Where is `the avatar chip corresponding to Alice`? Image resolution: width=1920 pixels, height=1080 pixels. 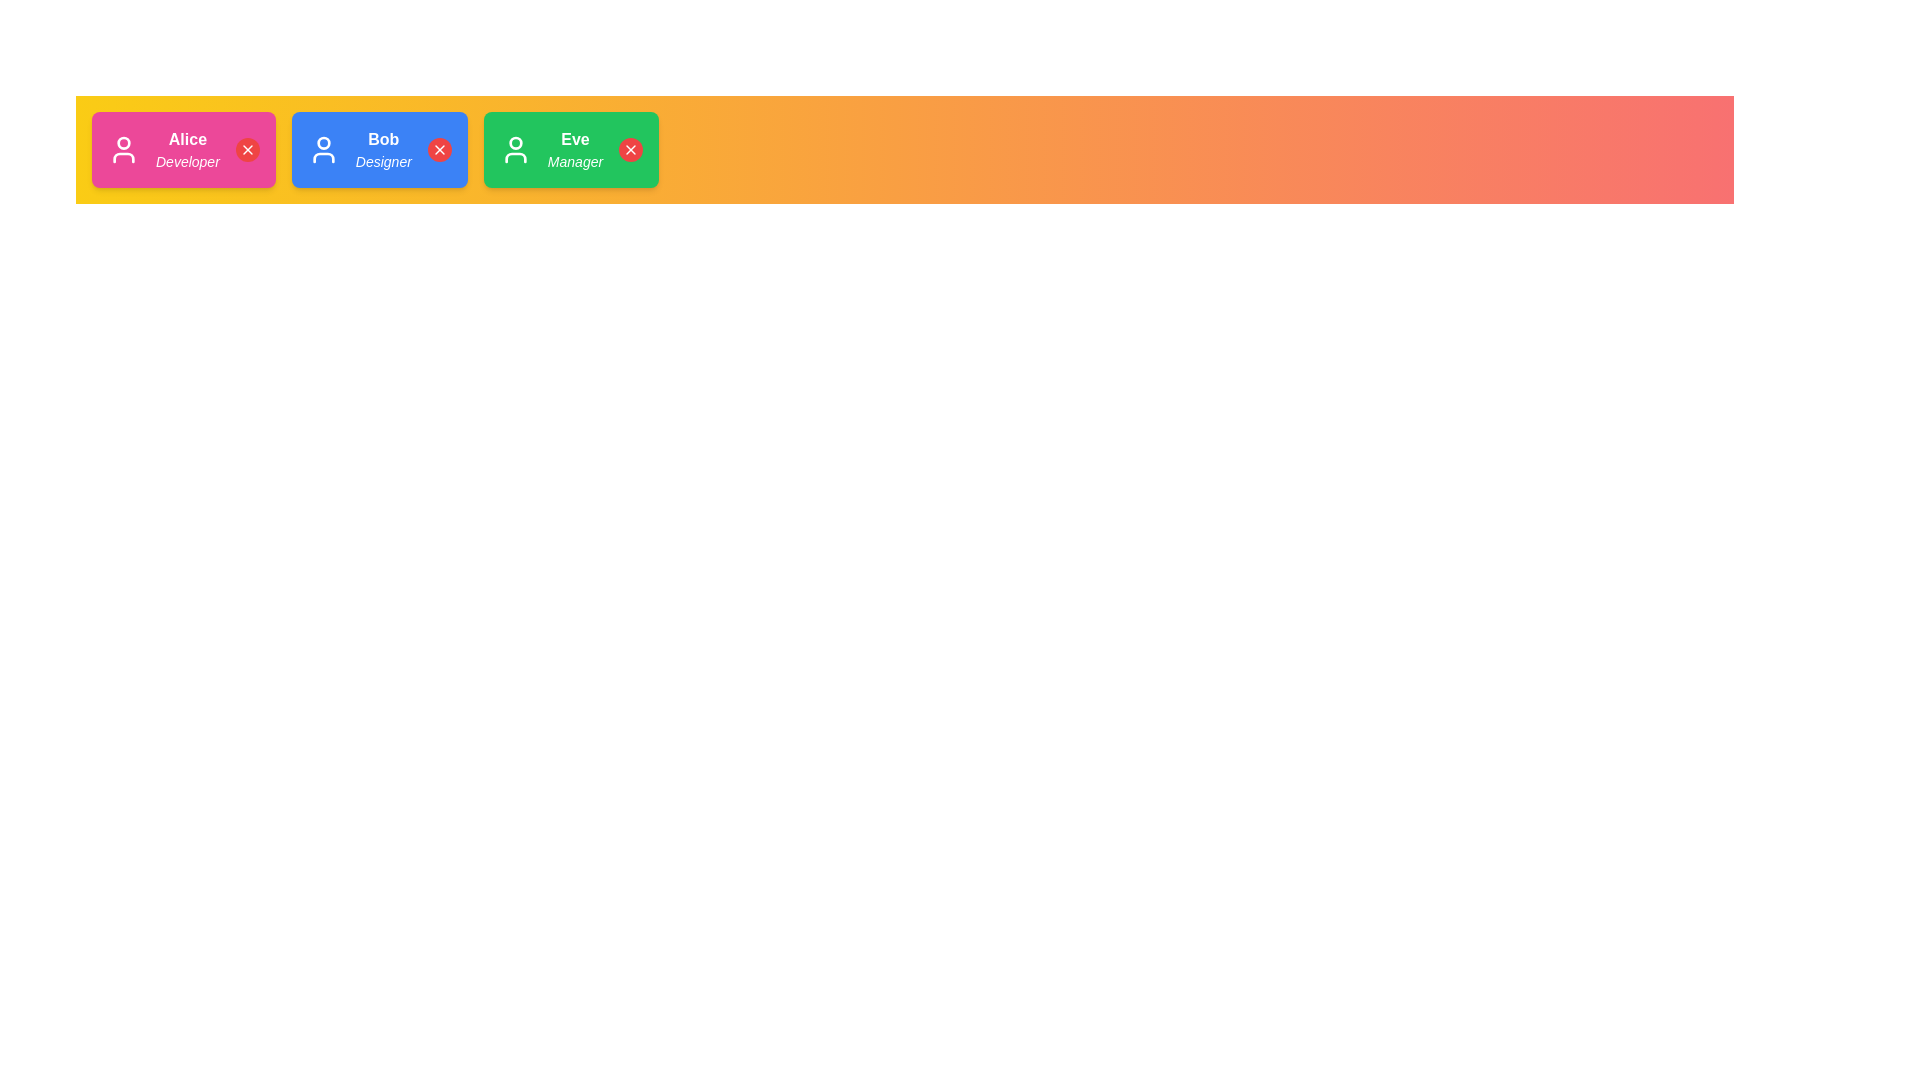 the avatar chip corresponding to Alice is located at coordinates (183, 149).